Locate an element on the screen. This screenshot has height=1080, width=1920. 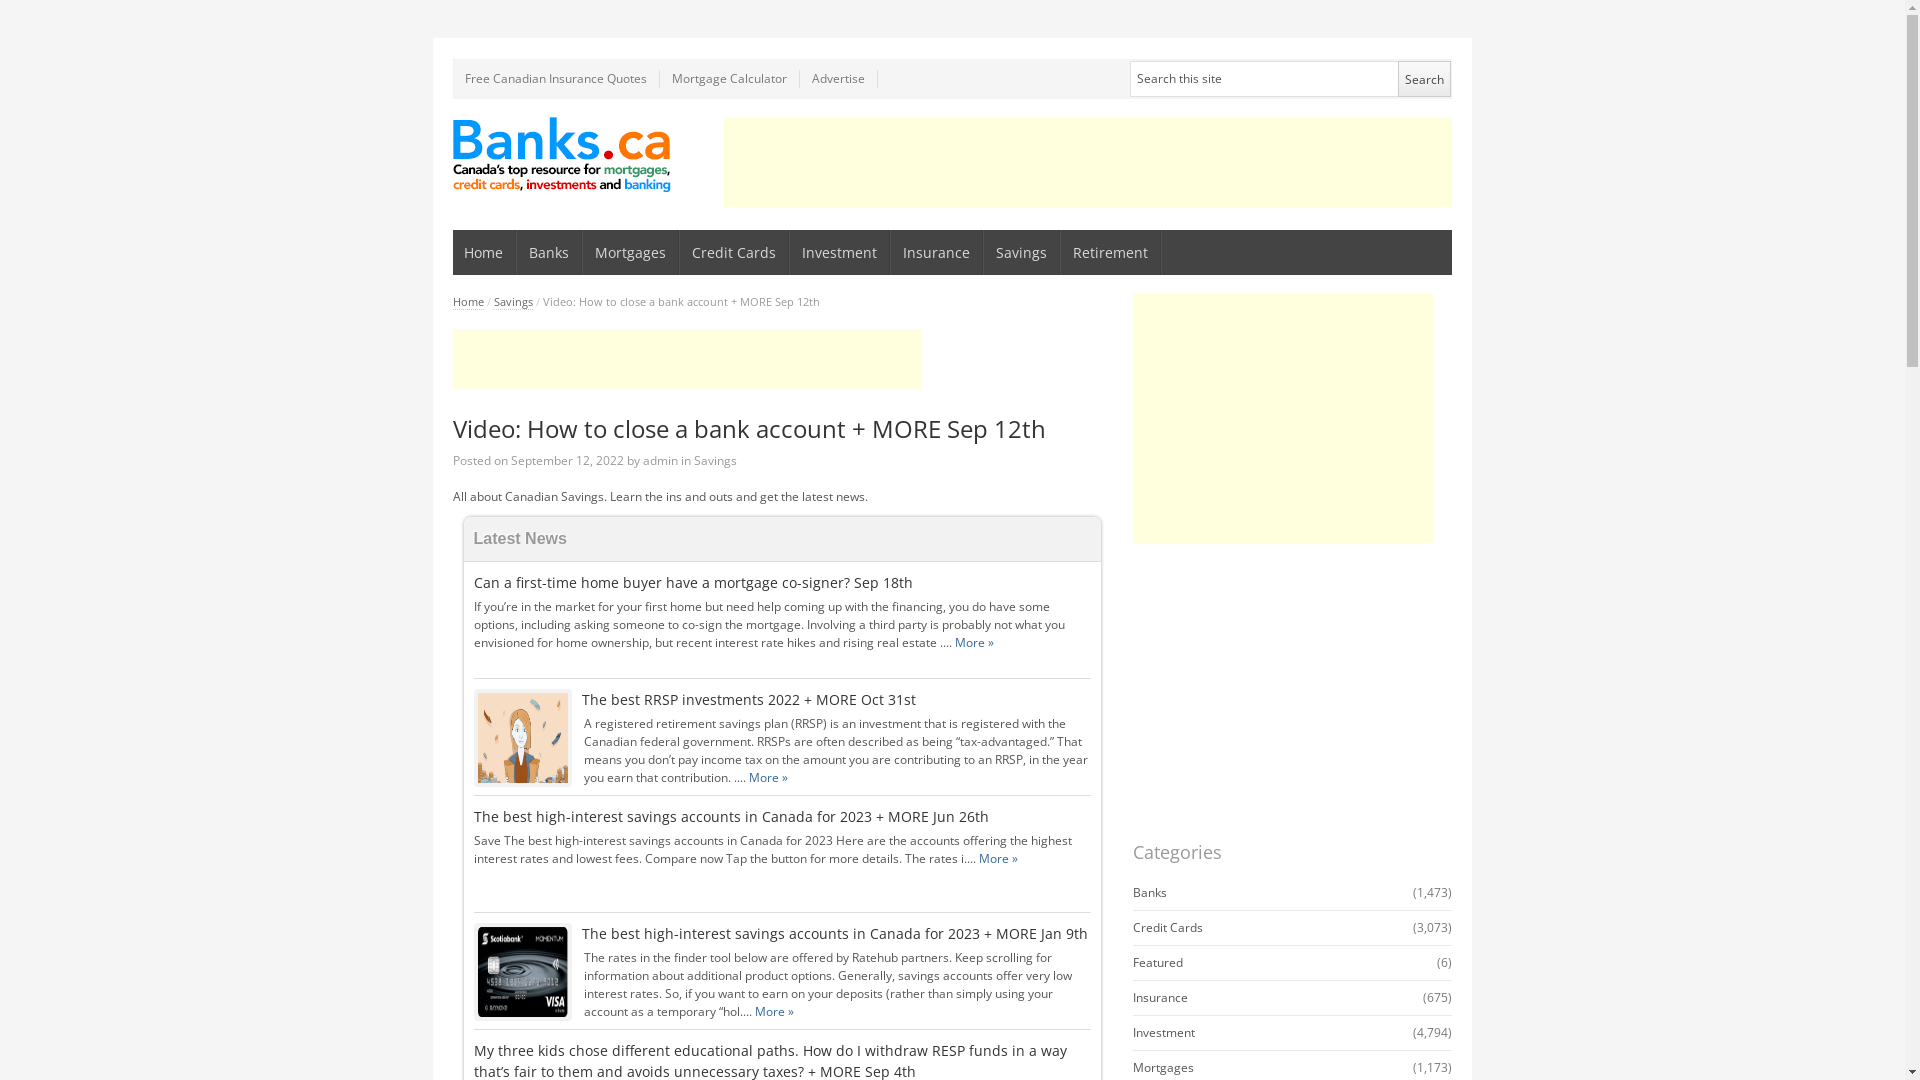
'Home' is located at coordinates (484, 251).